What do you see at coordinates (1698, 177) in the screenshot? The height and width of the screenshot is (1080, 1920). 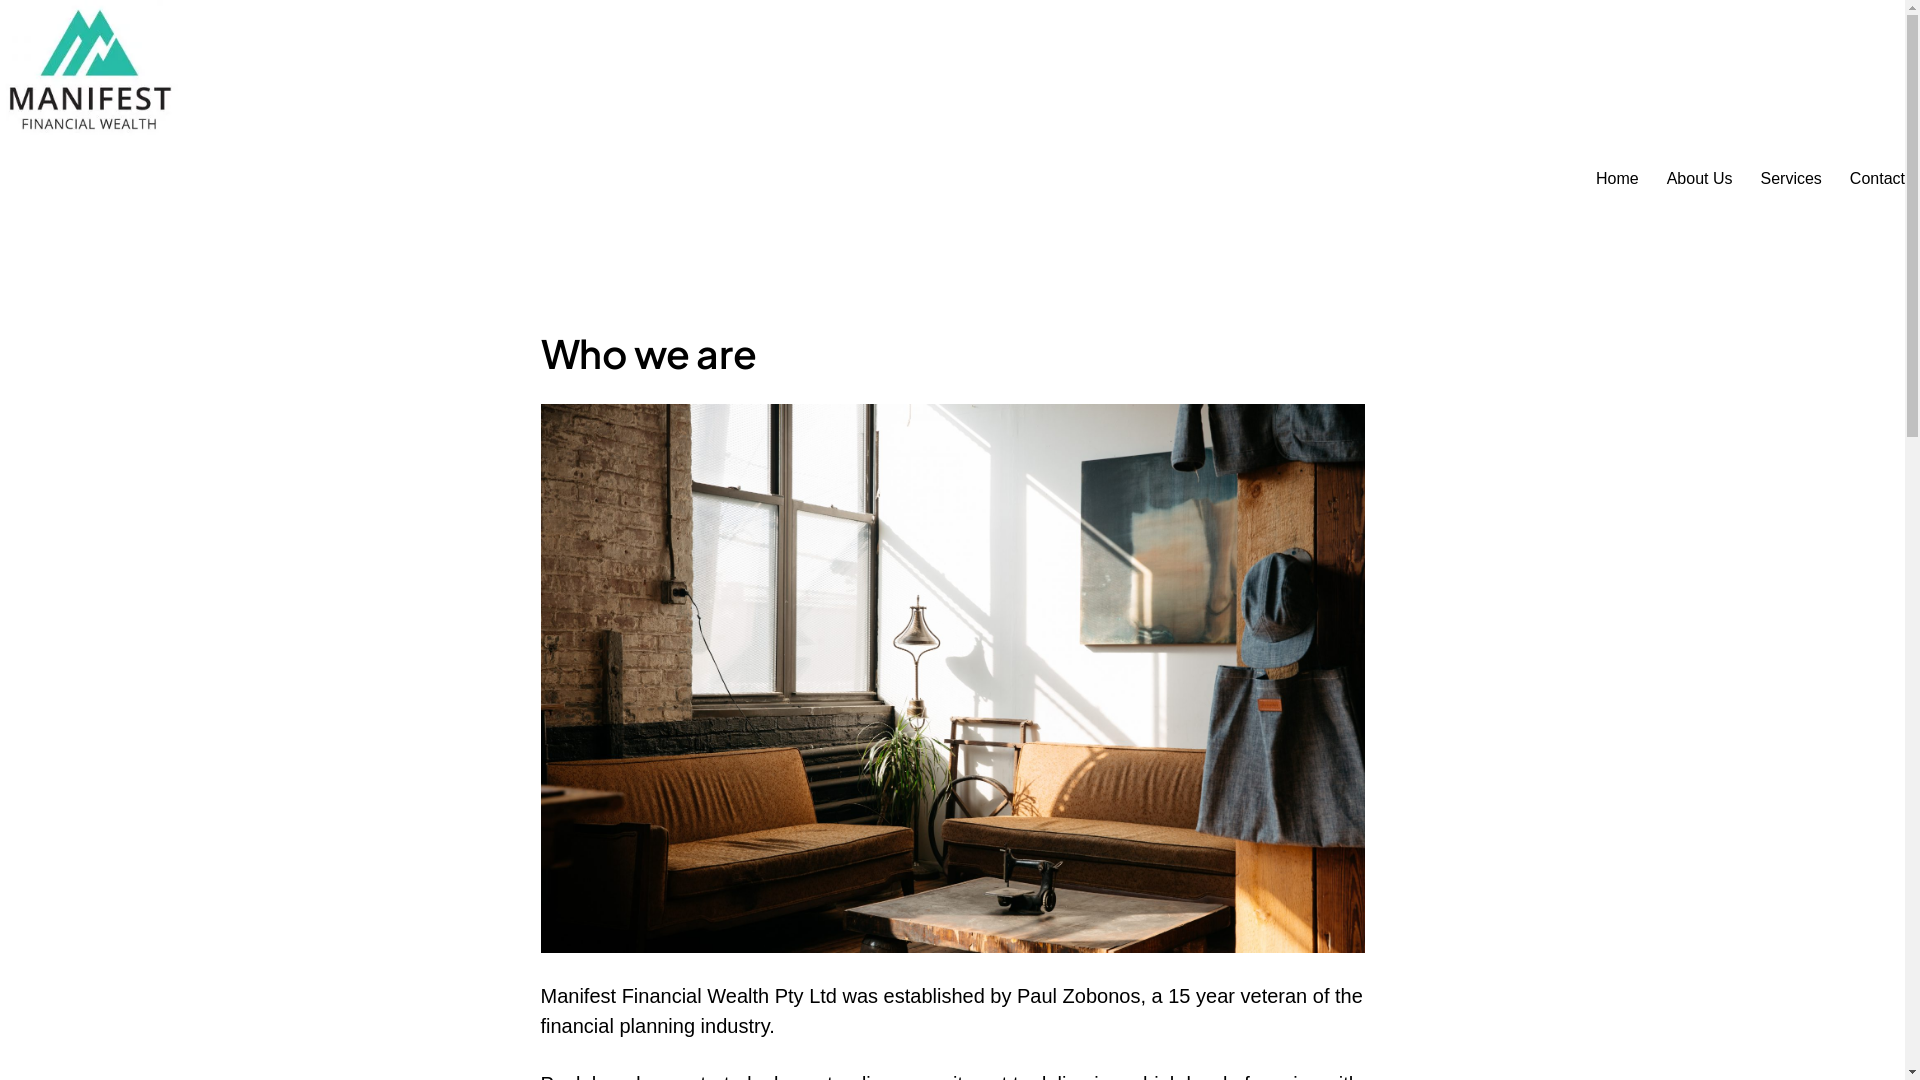 I see `'About Us'` at bounding box center [1698, 177].